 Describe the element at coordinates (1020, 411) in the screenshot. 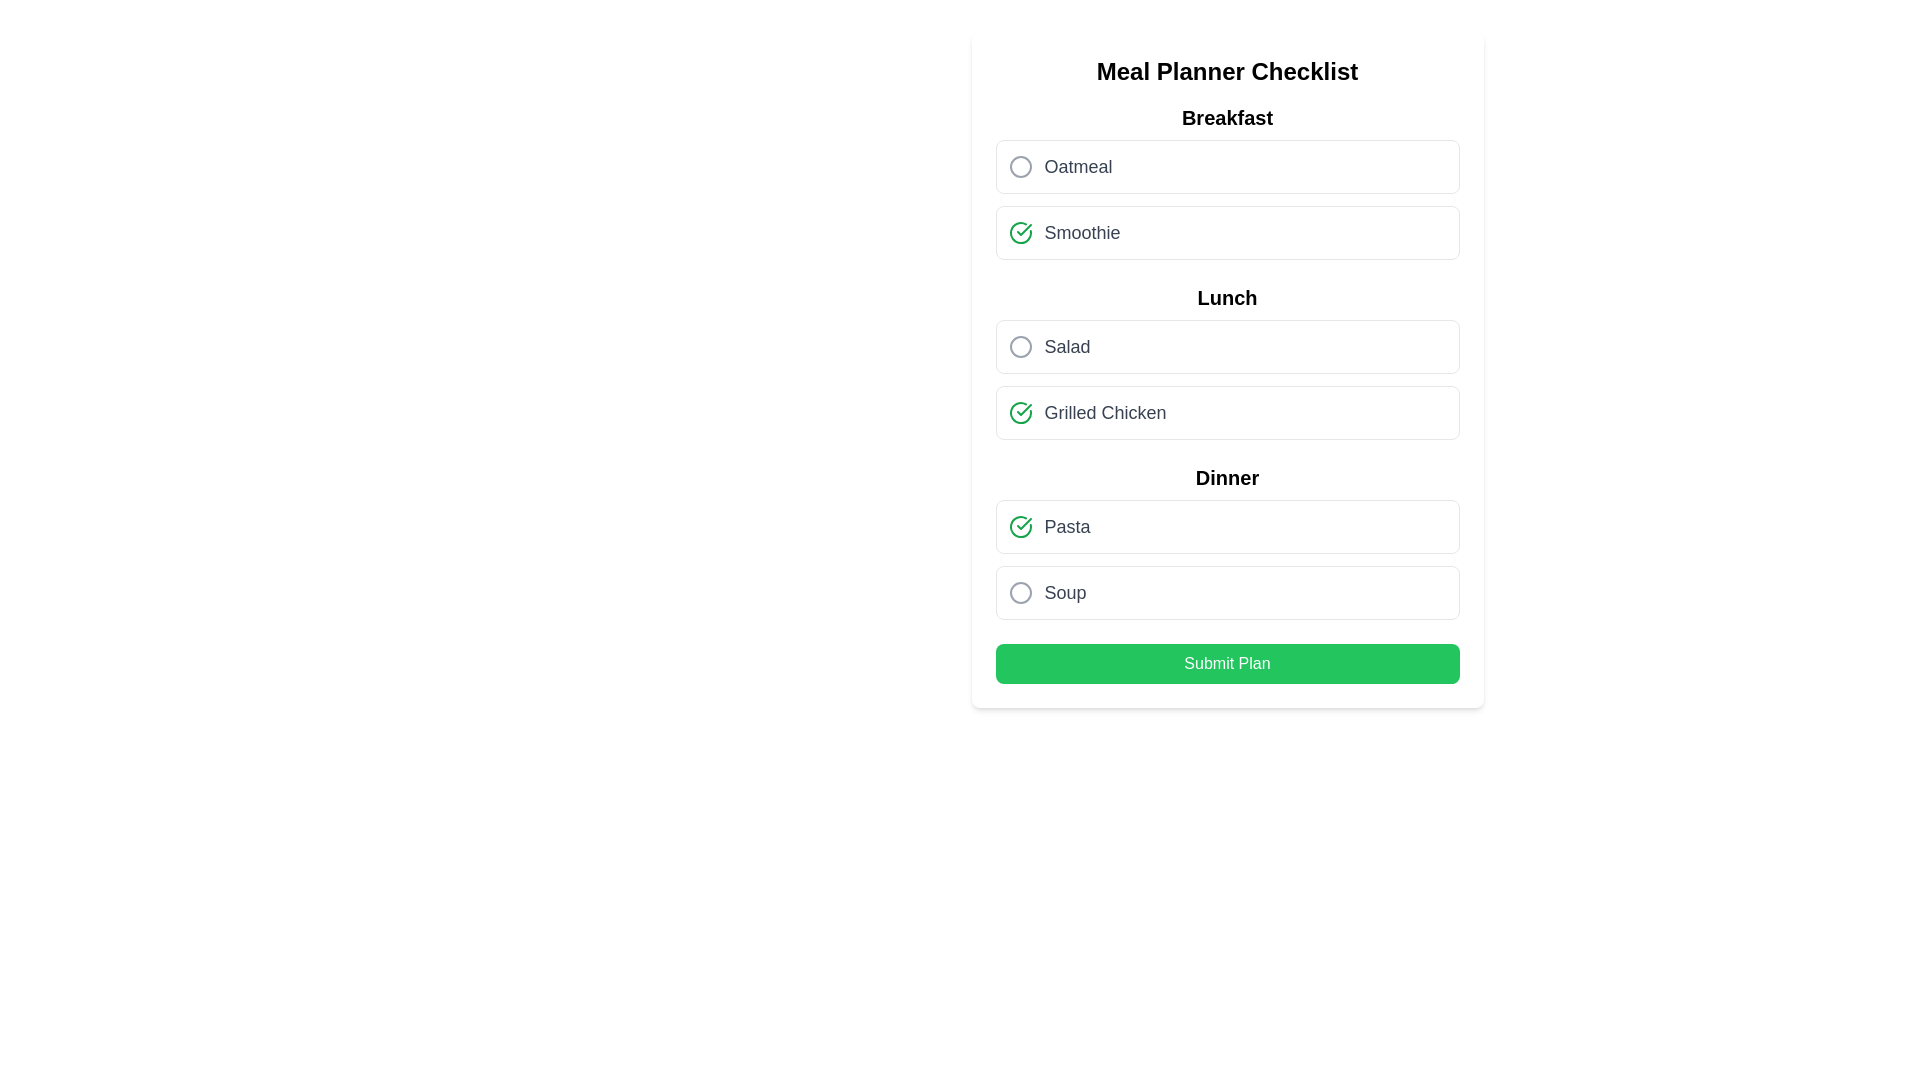

I see `the selected state icon indicating 'Grilled Chicken' in the checklist under the 'Lunch' section` at that location.